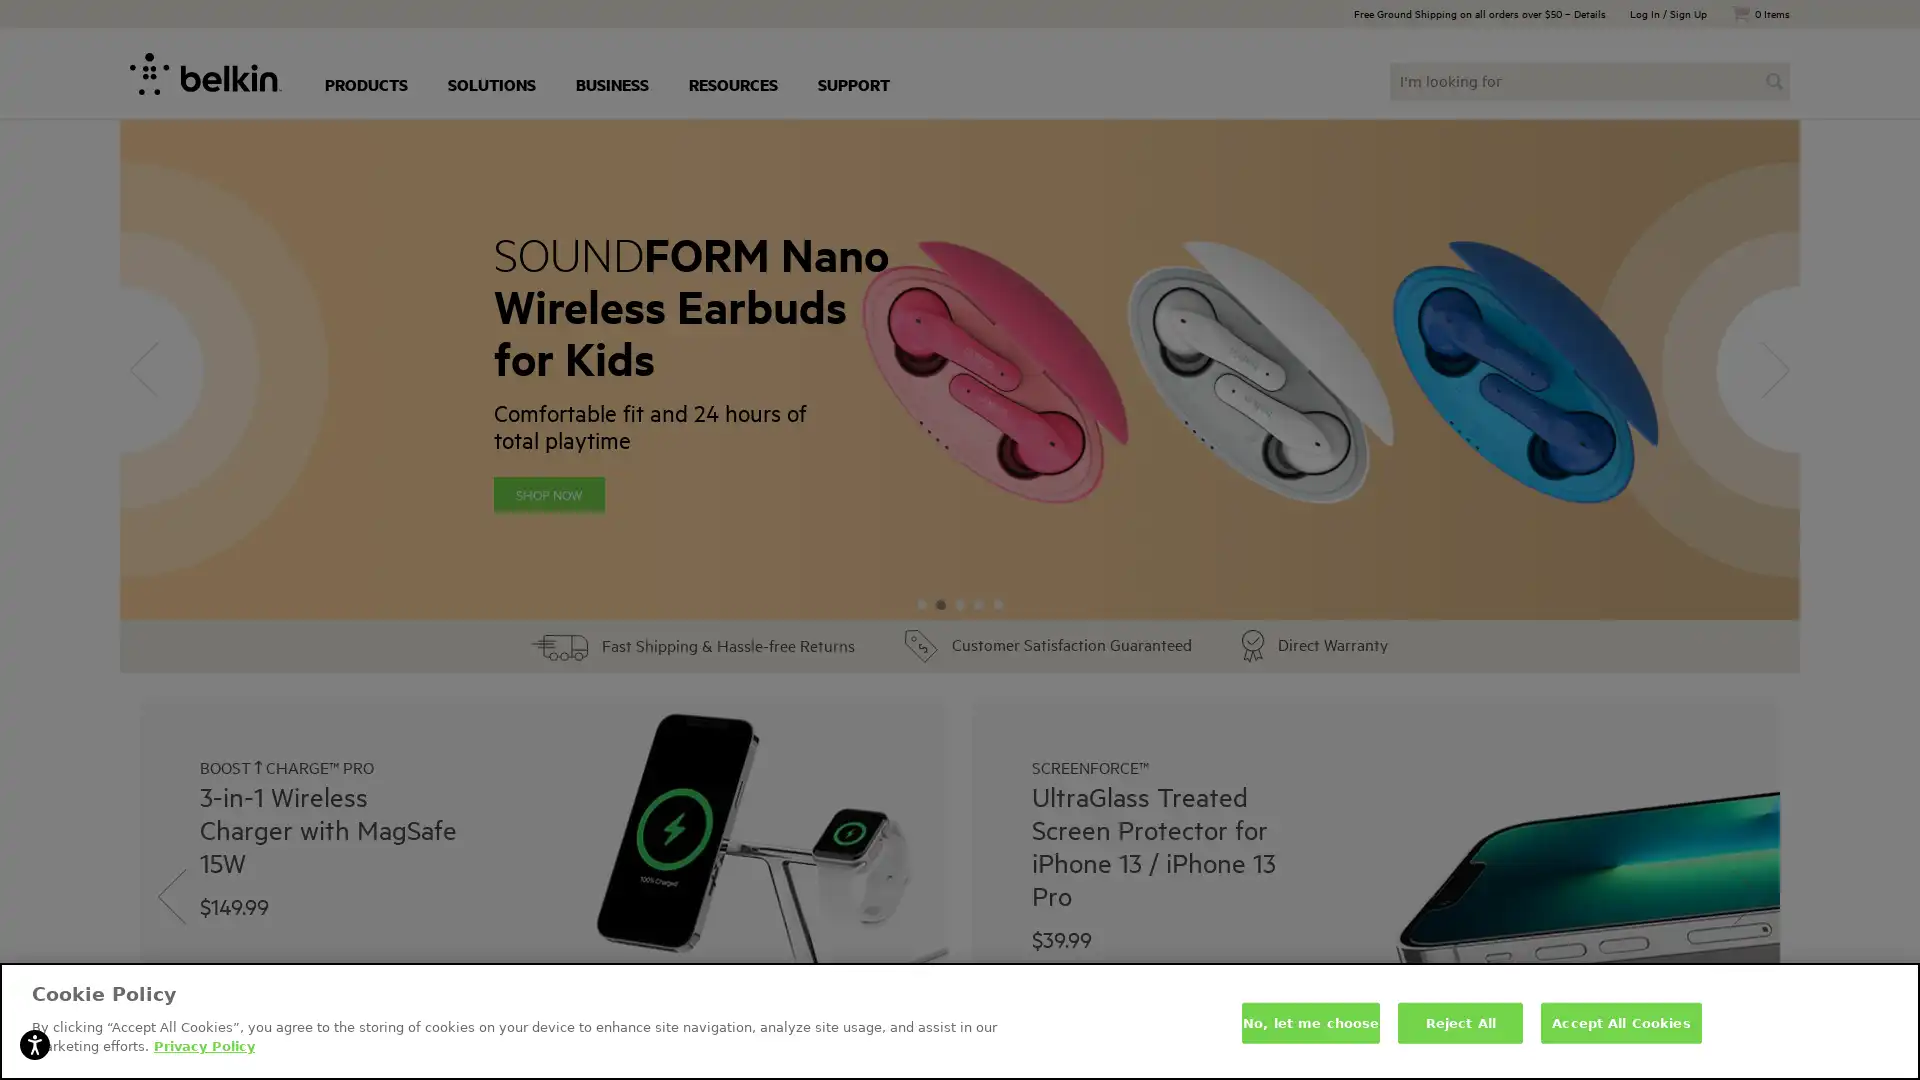  What do you see at coordinates (1310, 1022) in the screenshot?
I see `No, let me choose` at bounding box center [1310, 1022].